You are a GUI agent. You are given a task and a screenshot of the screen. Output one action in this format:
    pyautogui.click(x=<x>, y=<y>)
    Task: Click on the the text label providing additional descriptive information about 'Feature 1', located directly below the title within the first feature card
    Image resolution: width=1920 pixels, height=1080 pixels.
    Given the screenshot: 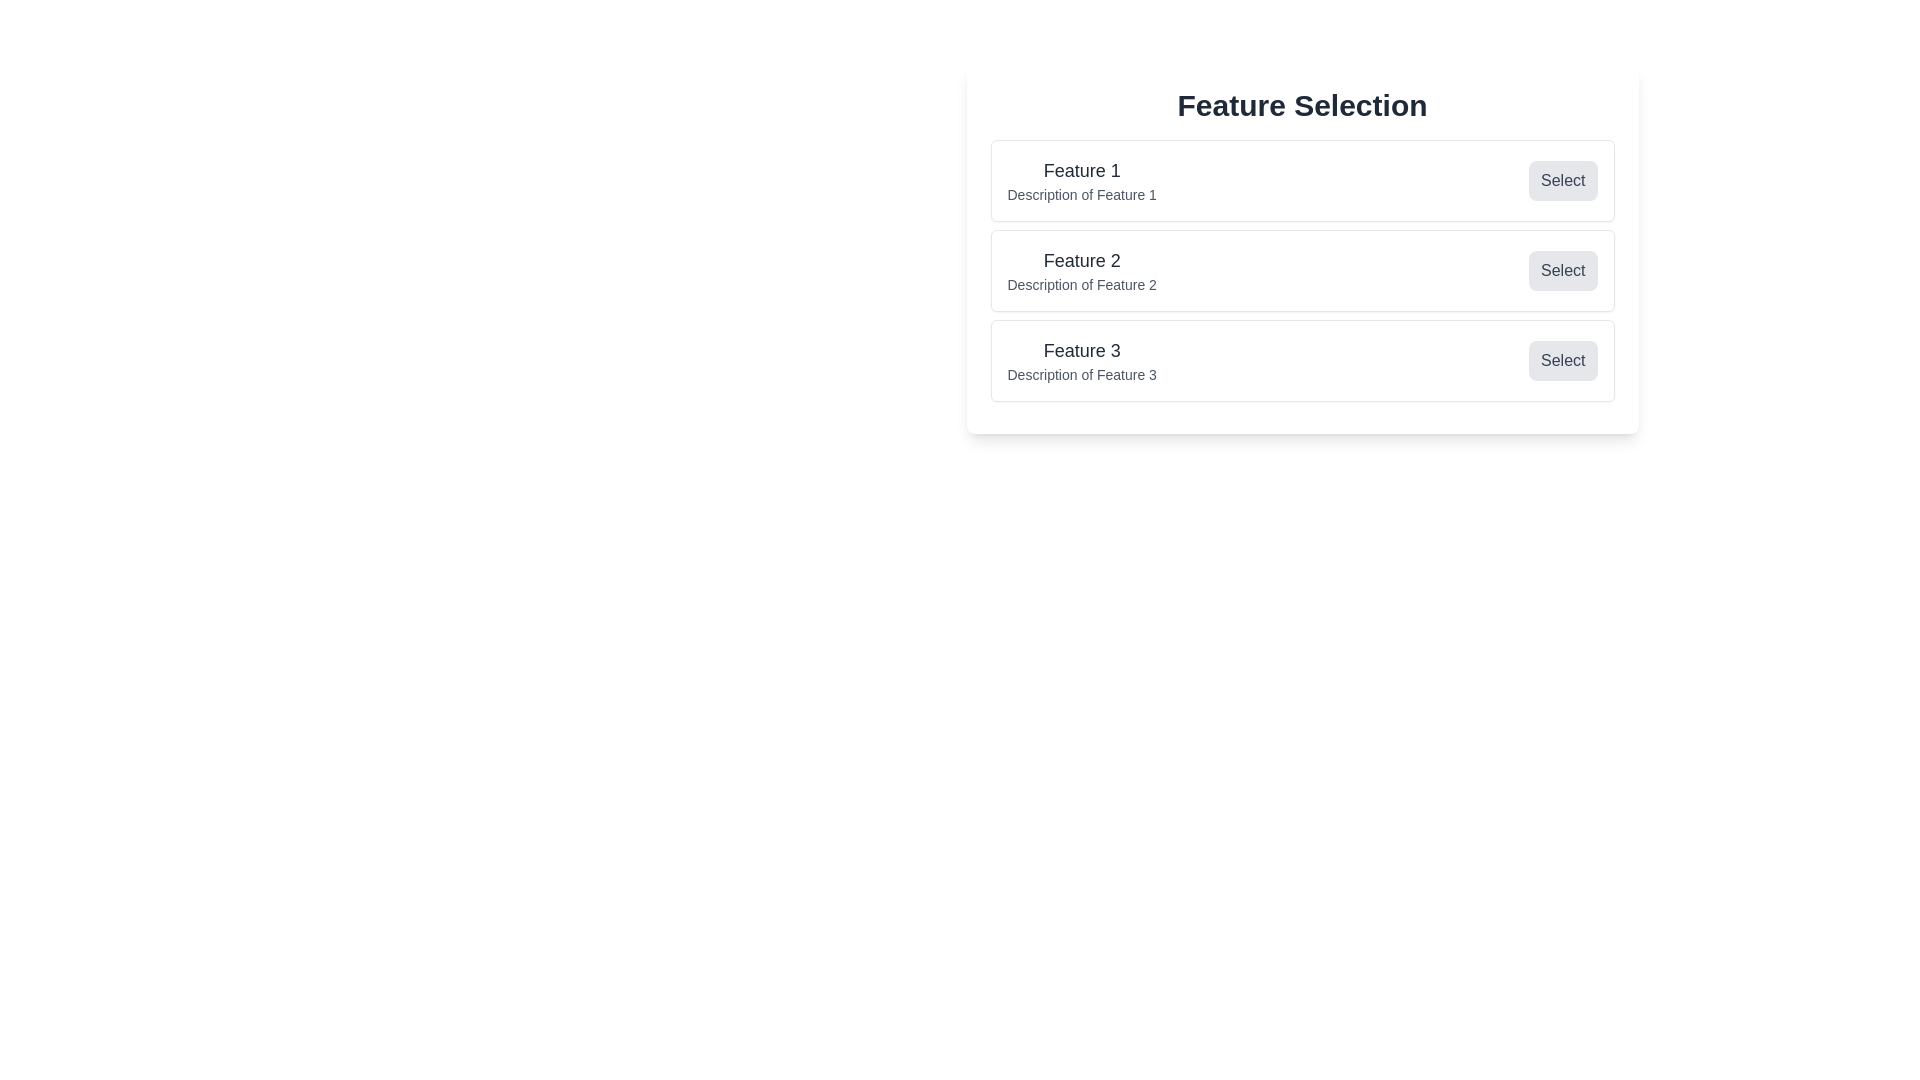 What is the action you would take?
    pyautogui.click(x=1081, y=195)
    